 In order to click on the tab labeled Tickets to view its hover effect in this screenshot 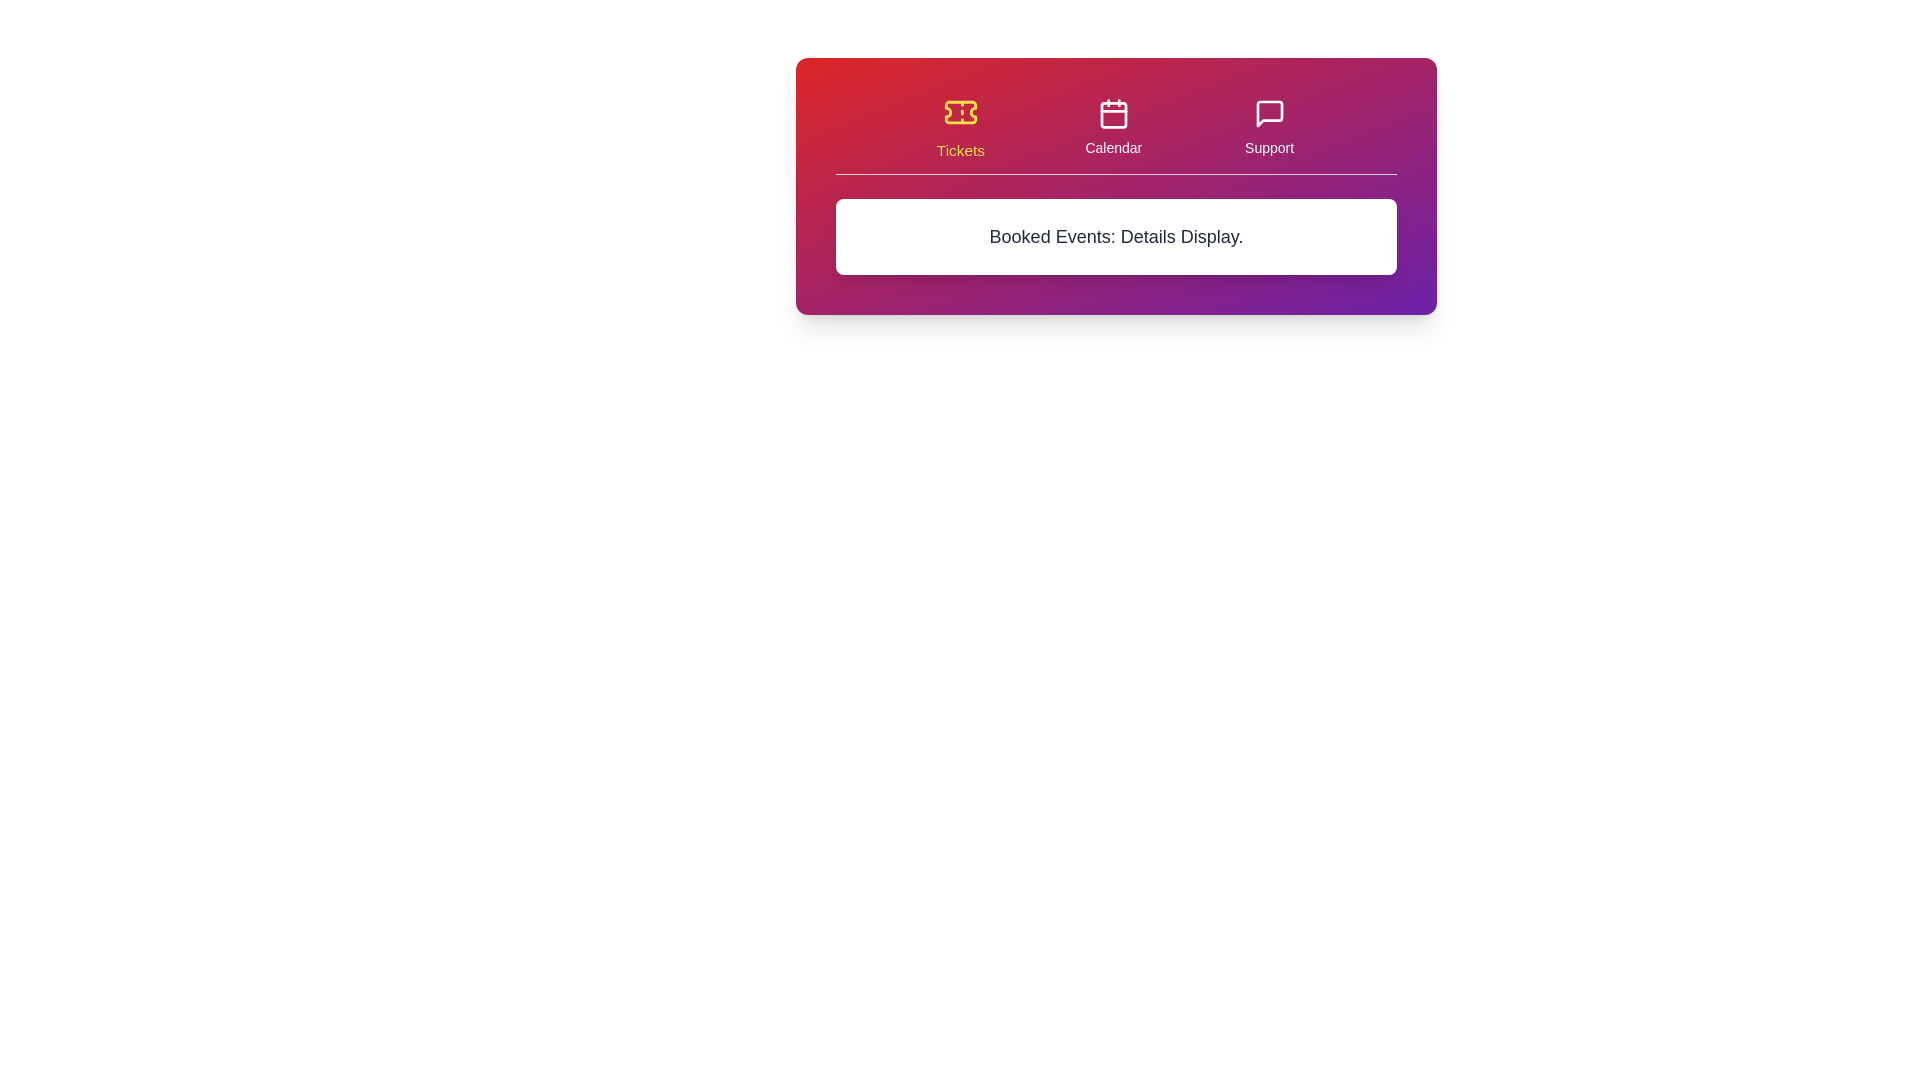, I will do `click(960, 127)`.